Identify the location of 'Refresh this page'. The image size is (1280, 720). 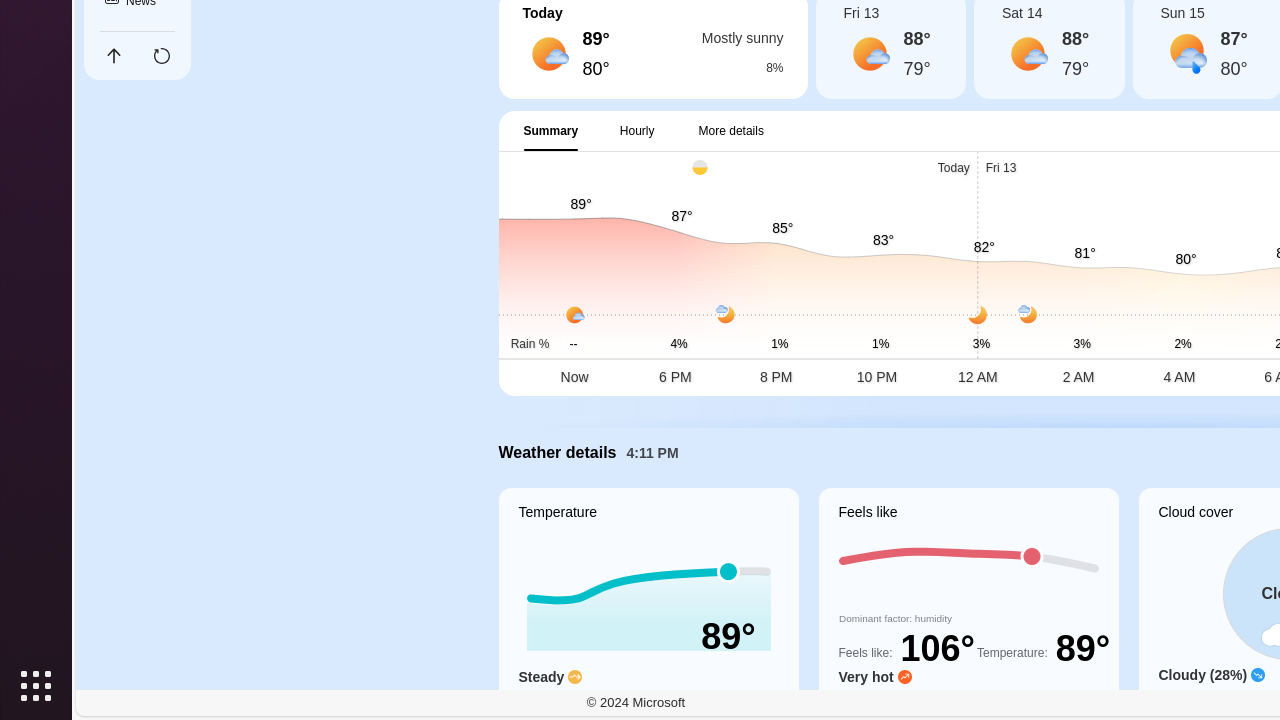
(161, 55).